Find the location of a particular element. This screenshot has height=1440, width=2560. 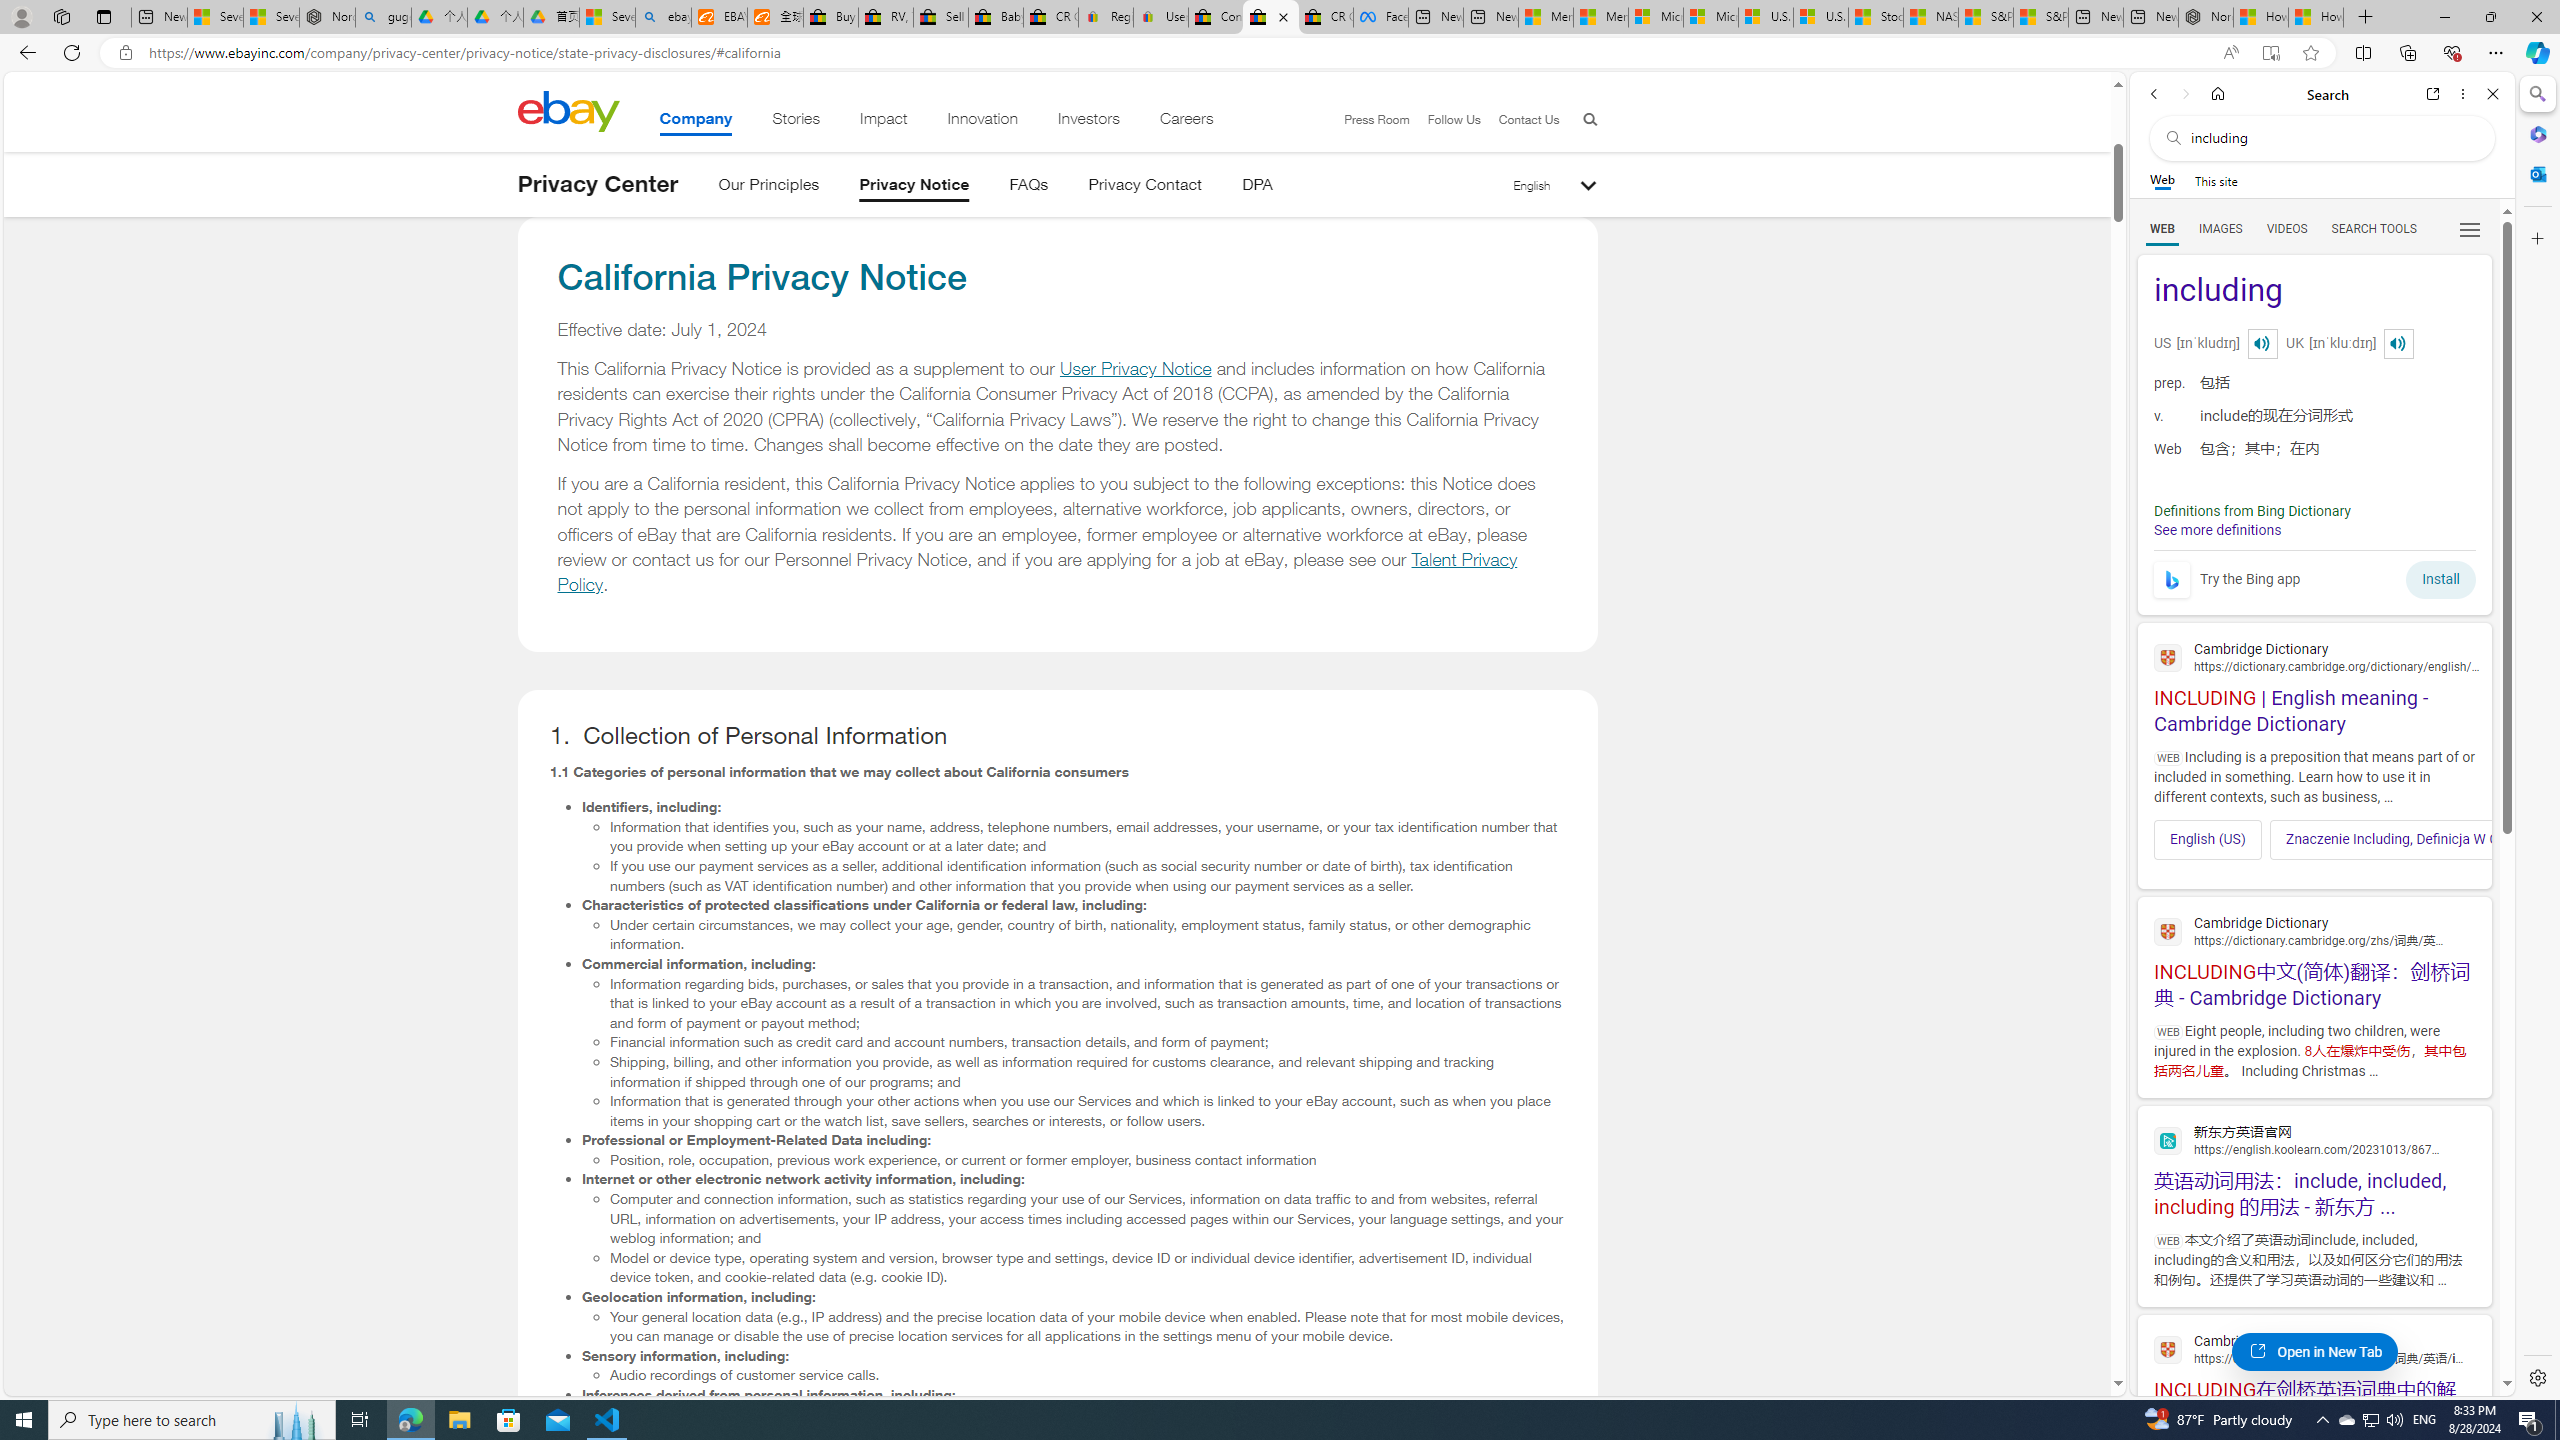

'Search Filter, IMAGES' is located at coordinates (2219, 227).